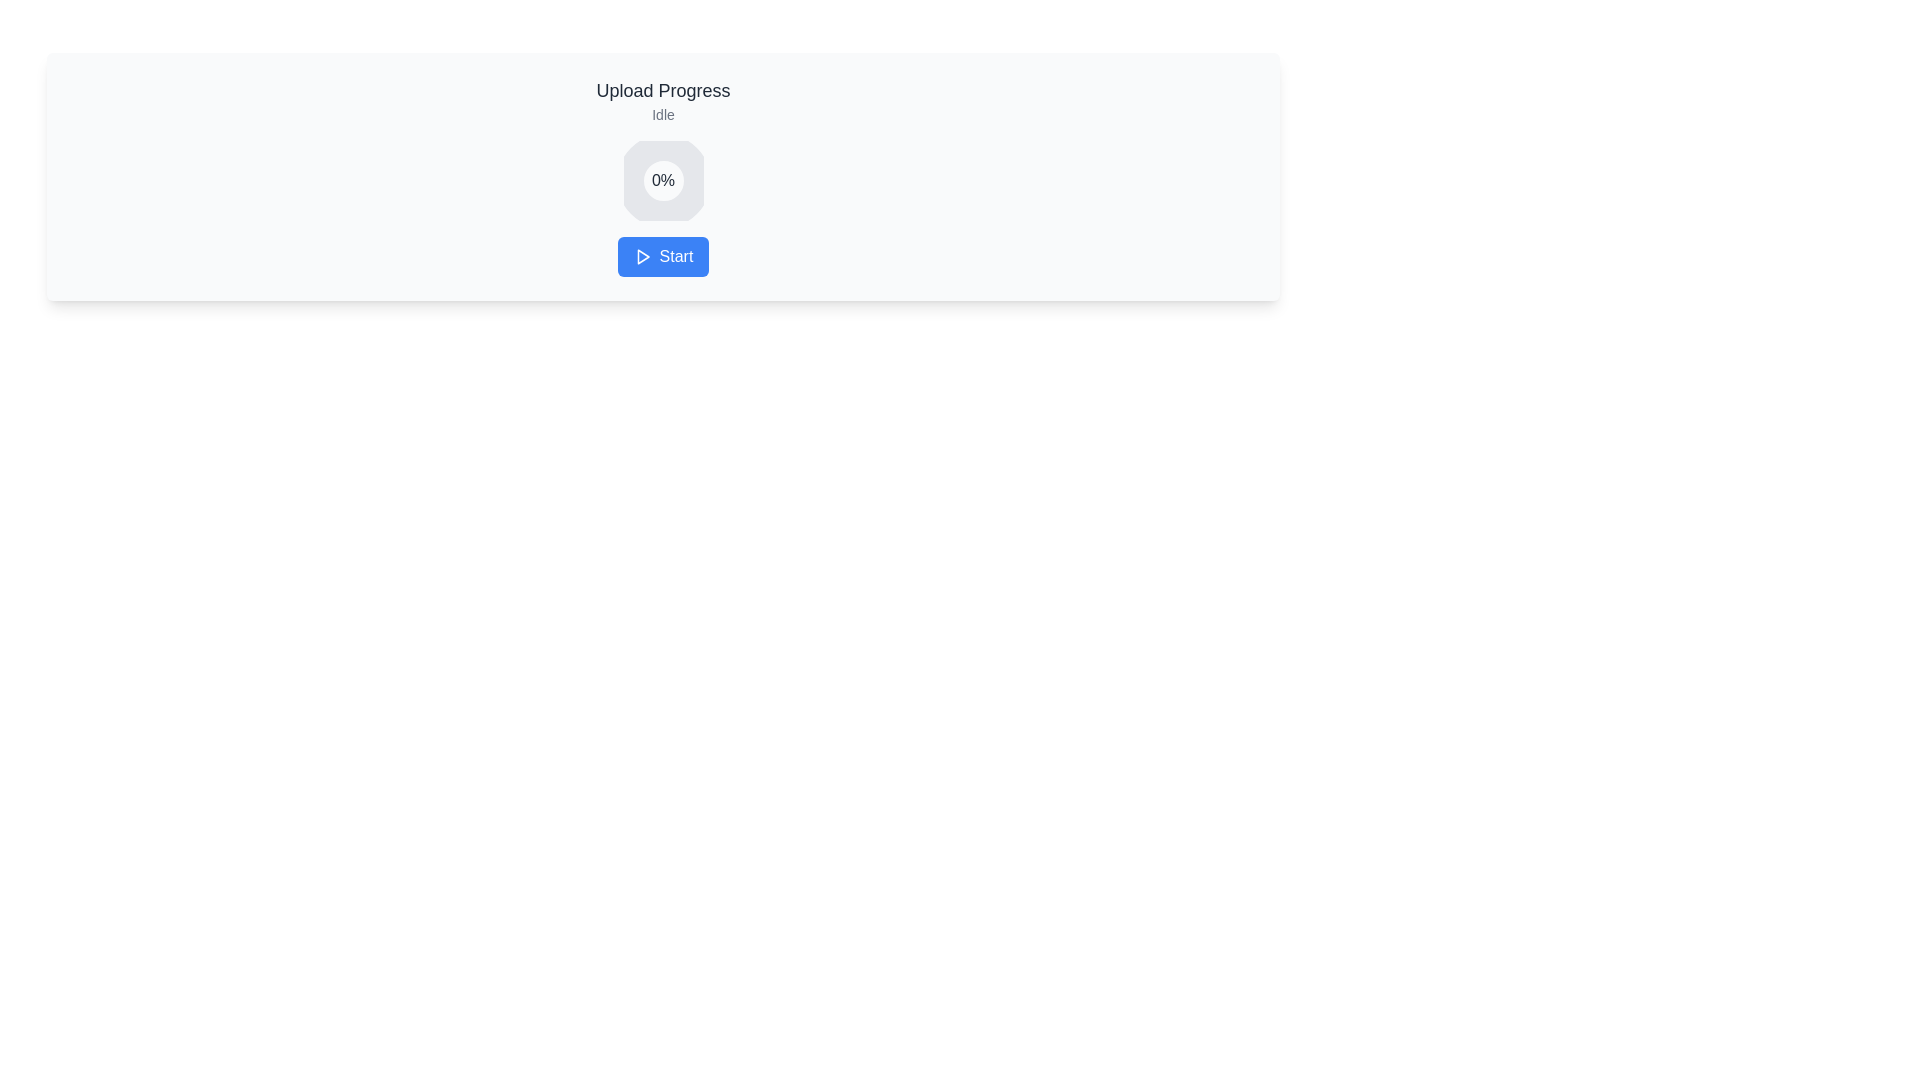 The image size is (1920, 1080). What do you see at coordinates (663, 115) in the screenshot?
I see `text content of the 'Idle' text label located beneath the 'Upload Progress' heading in the upper-center region of the interface` at bounding box center [663, 115].